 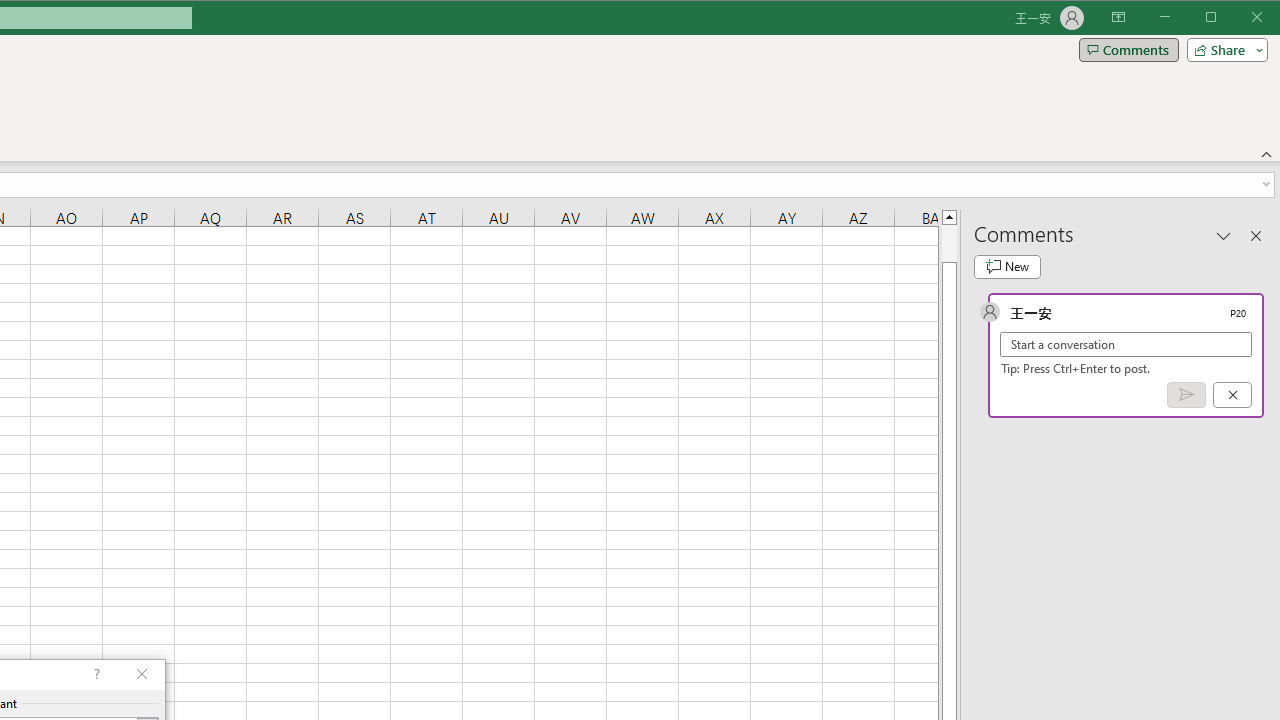 I want to click on 'Share', so click(x=1222, y=49).